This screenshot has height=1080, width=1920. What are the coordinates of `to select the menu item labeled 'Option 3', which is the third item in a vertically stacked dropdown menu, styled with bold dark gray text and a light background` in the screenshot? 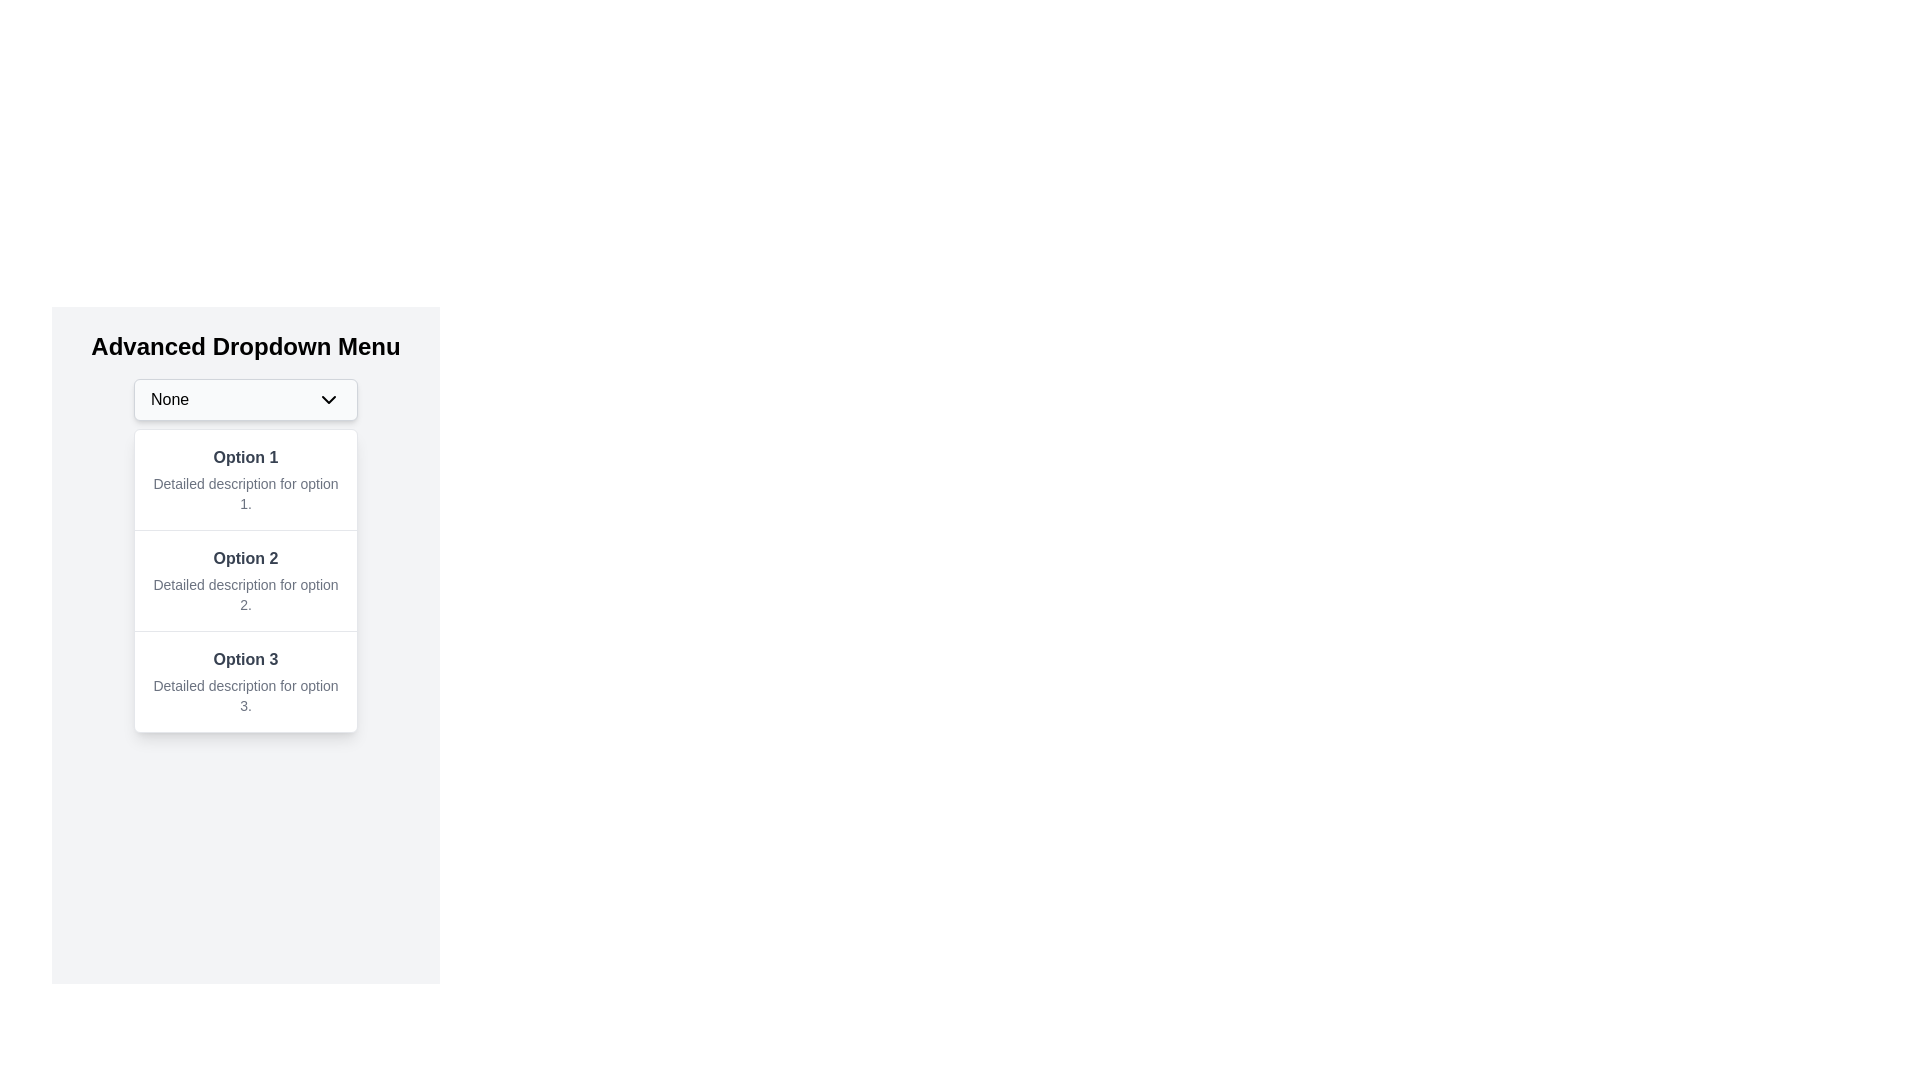 It's located at (244, 680).